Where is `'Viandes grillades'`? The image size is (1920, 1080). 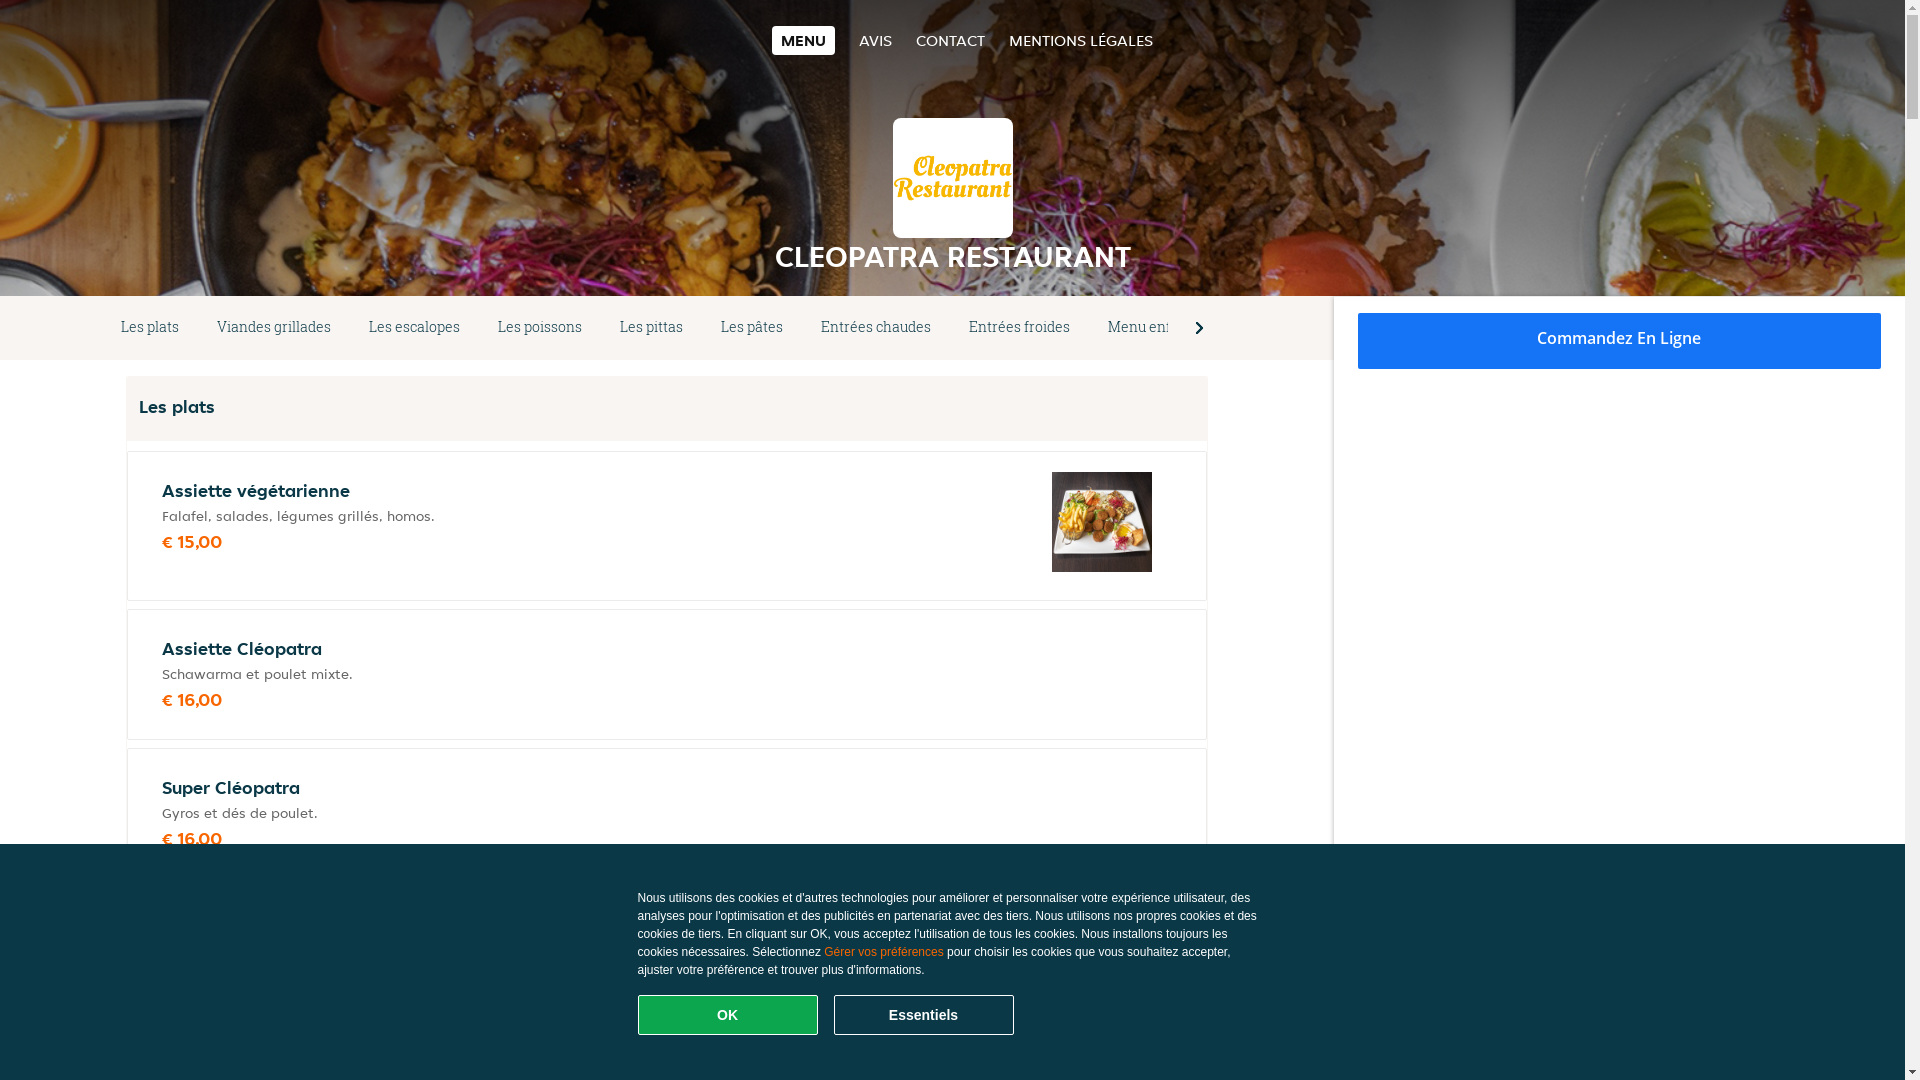
'Viandes grillades' is located at coordinates (197, 326).